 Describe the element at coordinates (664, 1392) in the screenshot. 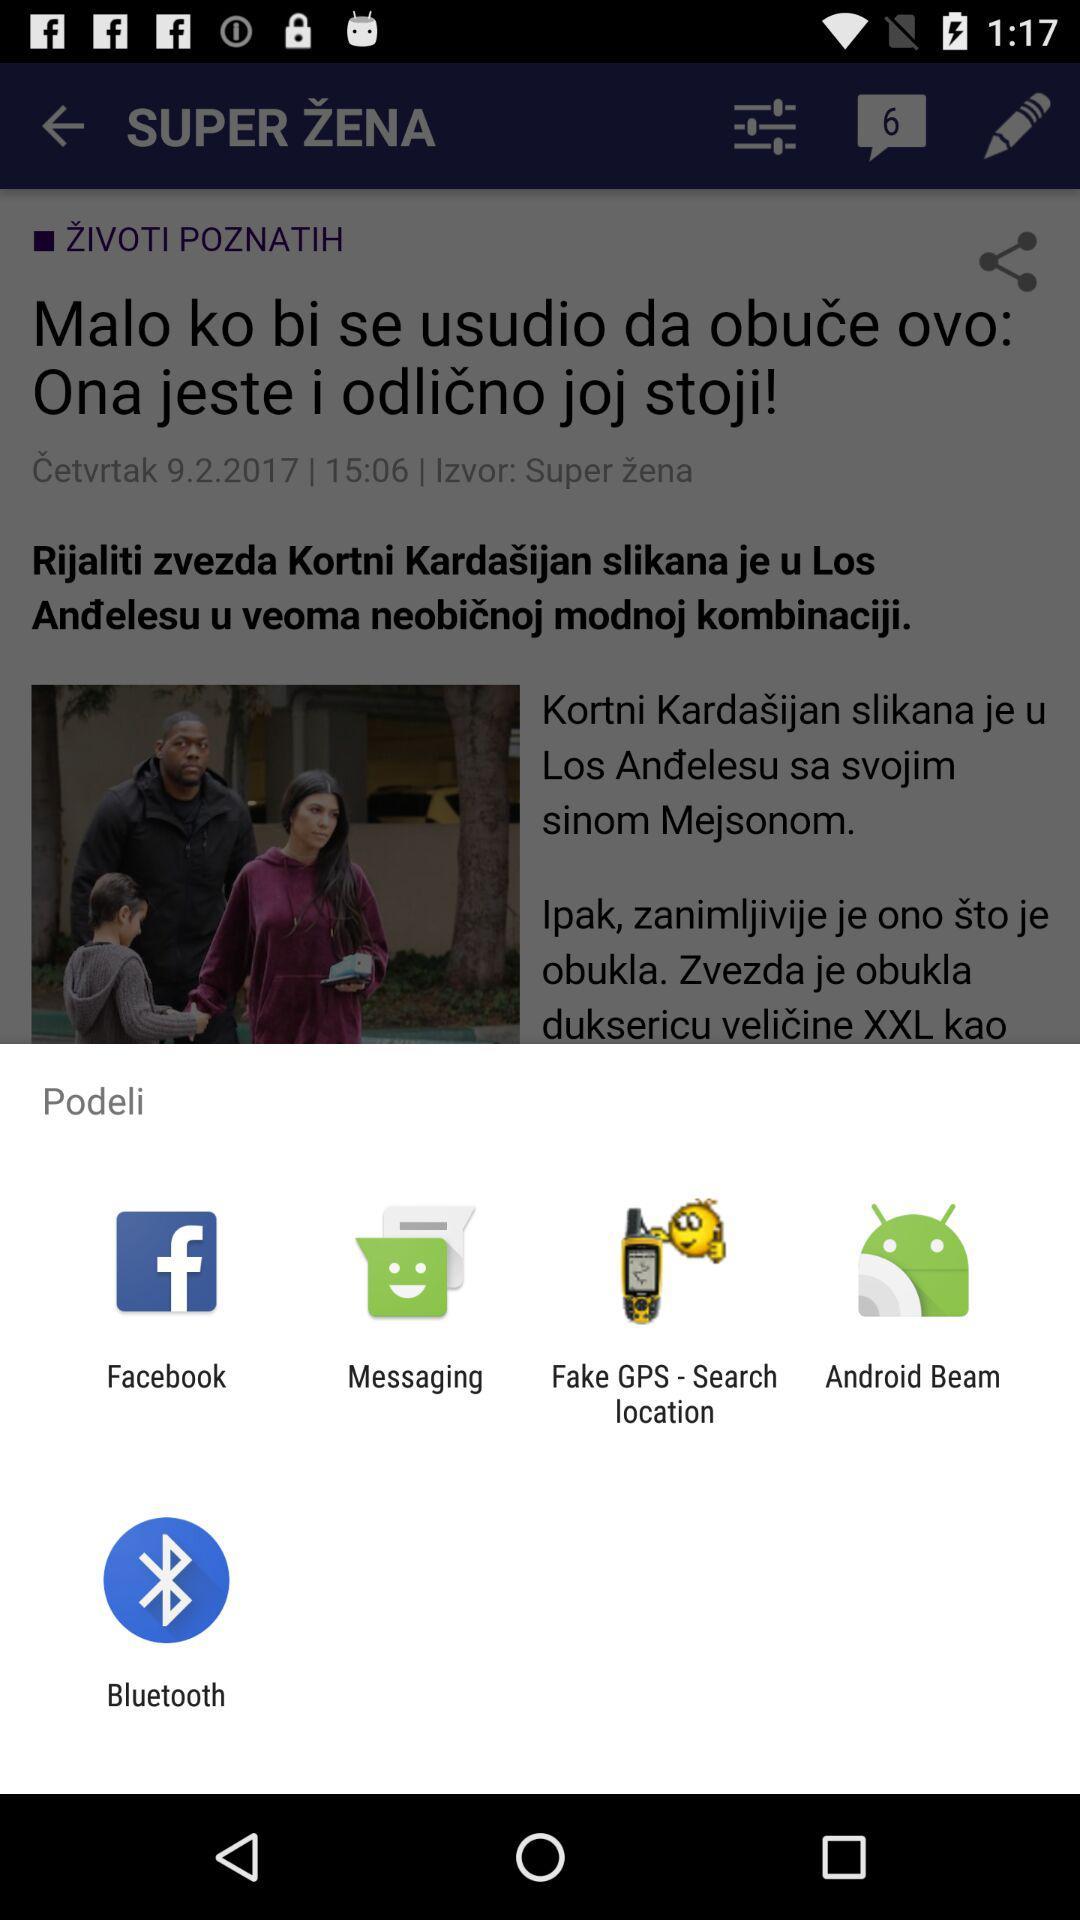

I see `fake gps search app` at that location.